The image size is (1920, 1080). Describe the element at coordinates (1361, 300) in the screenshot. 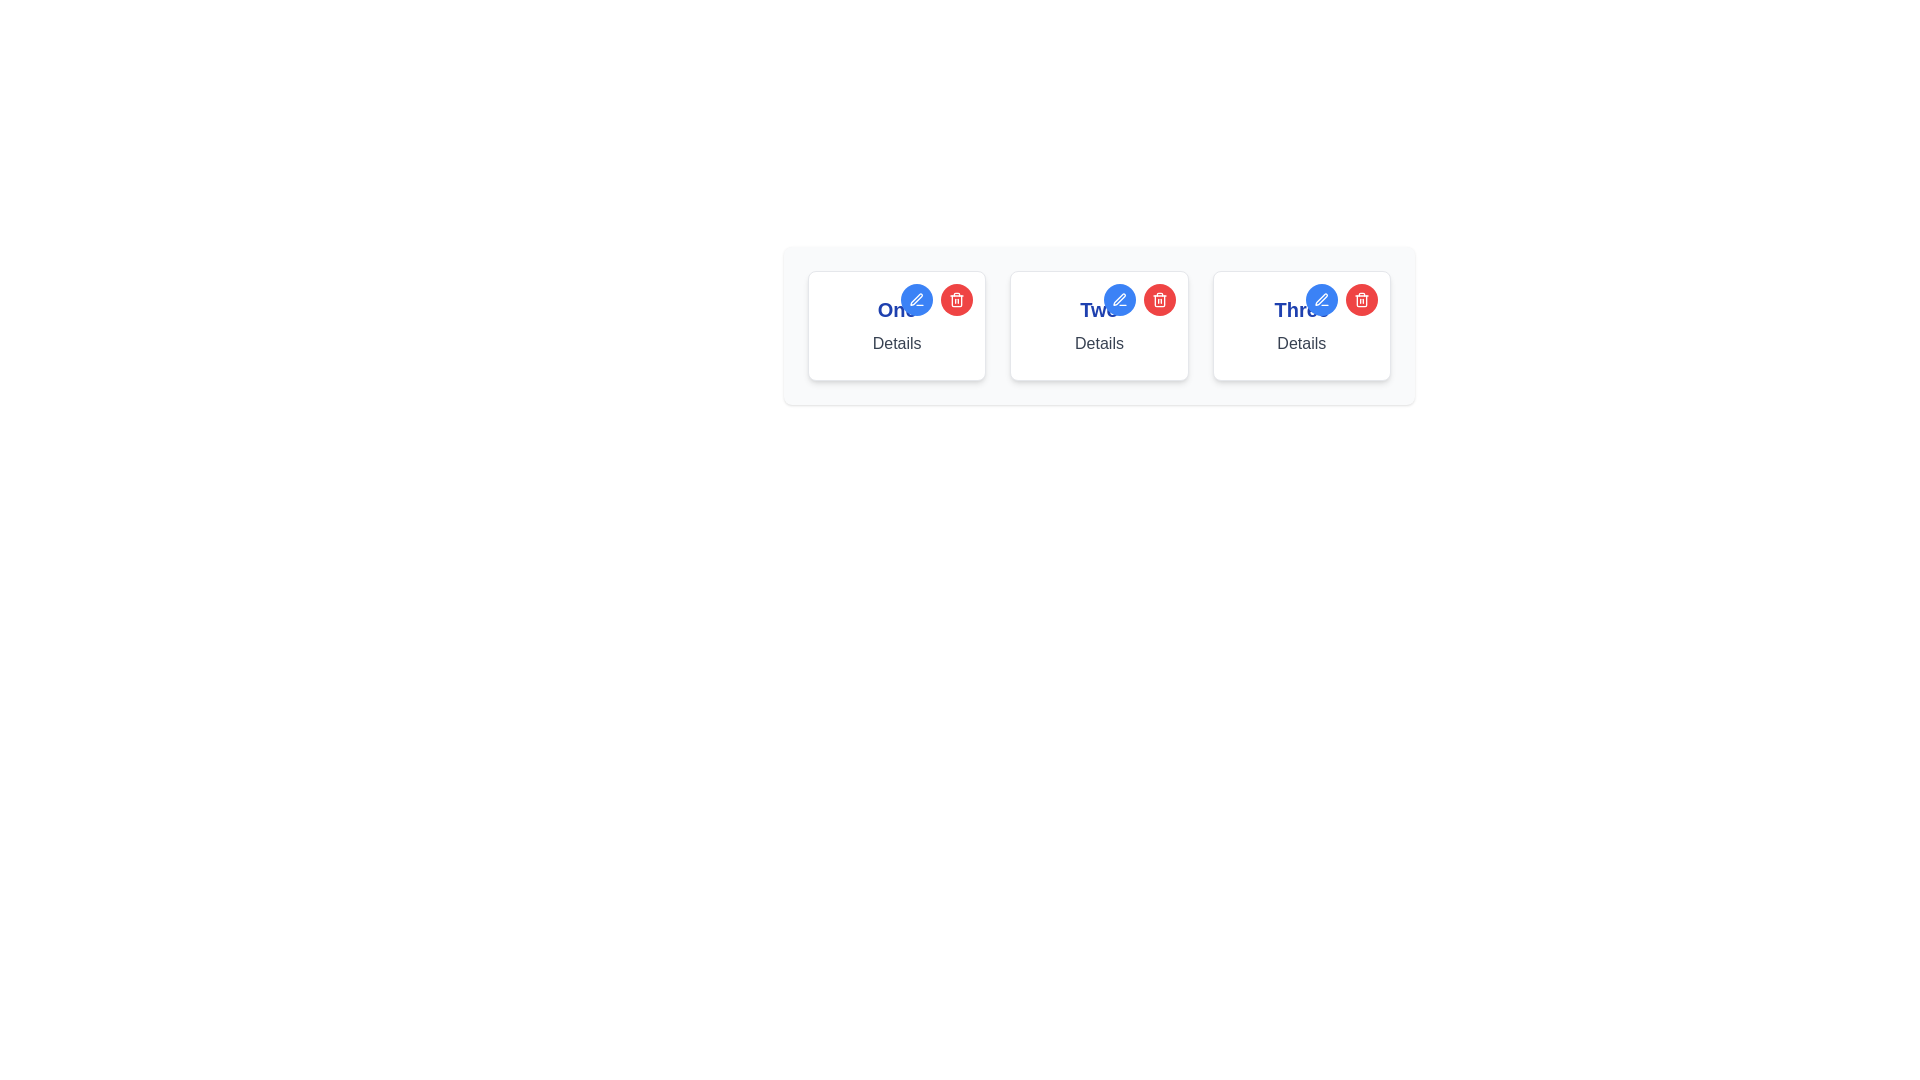

I see `the delete button located at the top-right corner of the card labeled 'Three'` at that location.